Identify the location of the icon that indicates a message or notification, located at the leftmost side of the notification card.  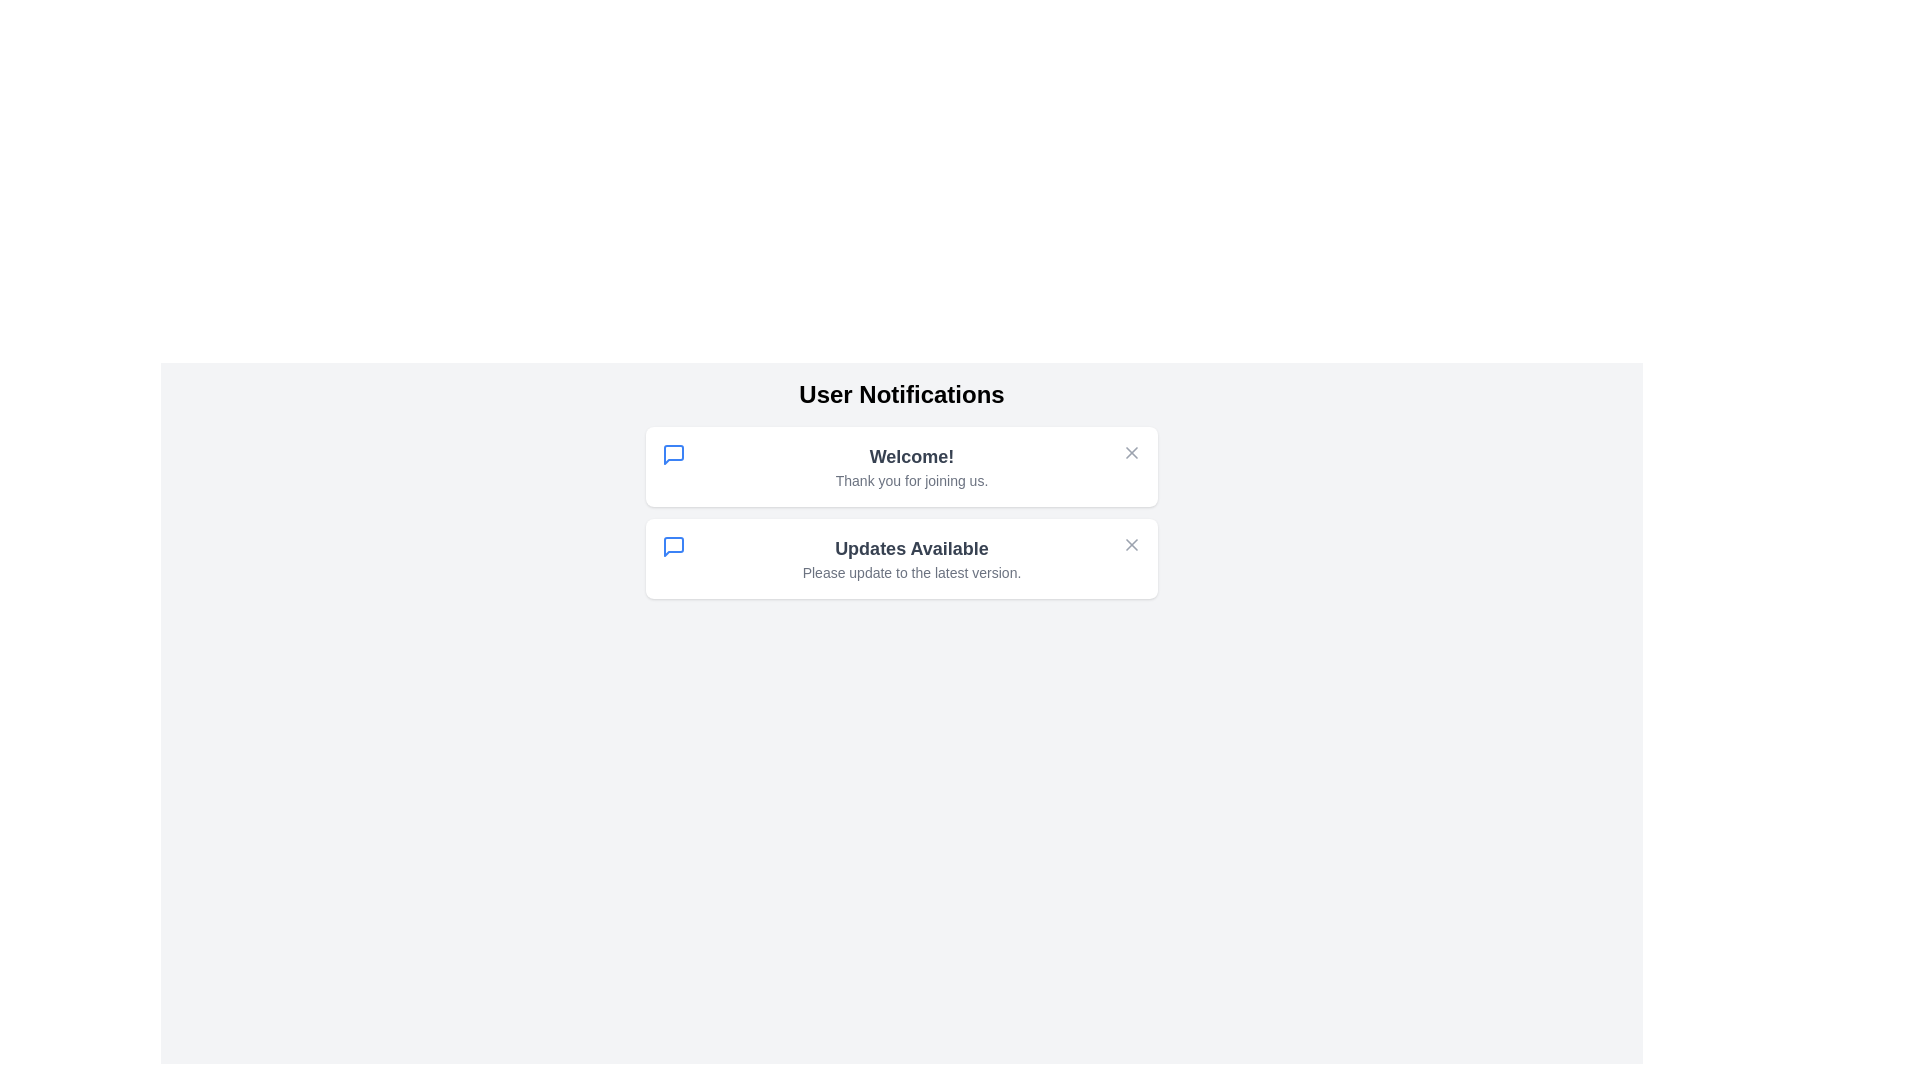
(673, 455).